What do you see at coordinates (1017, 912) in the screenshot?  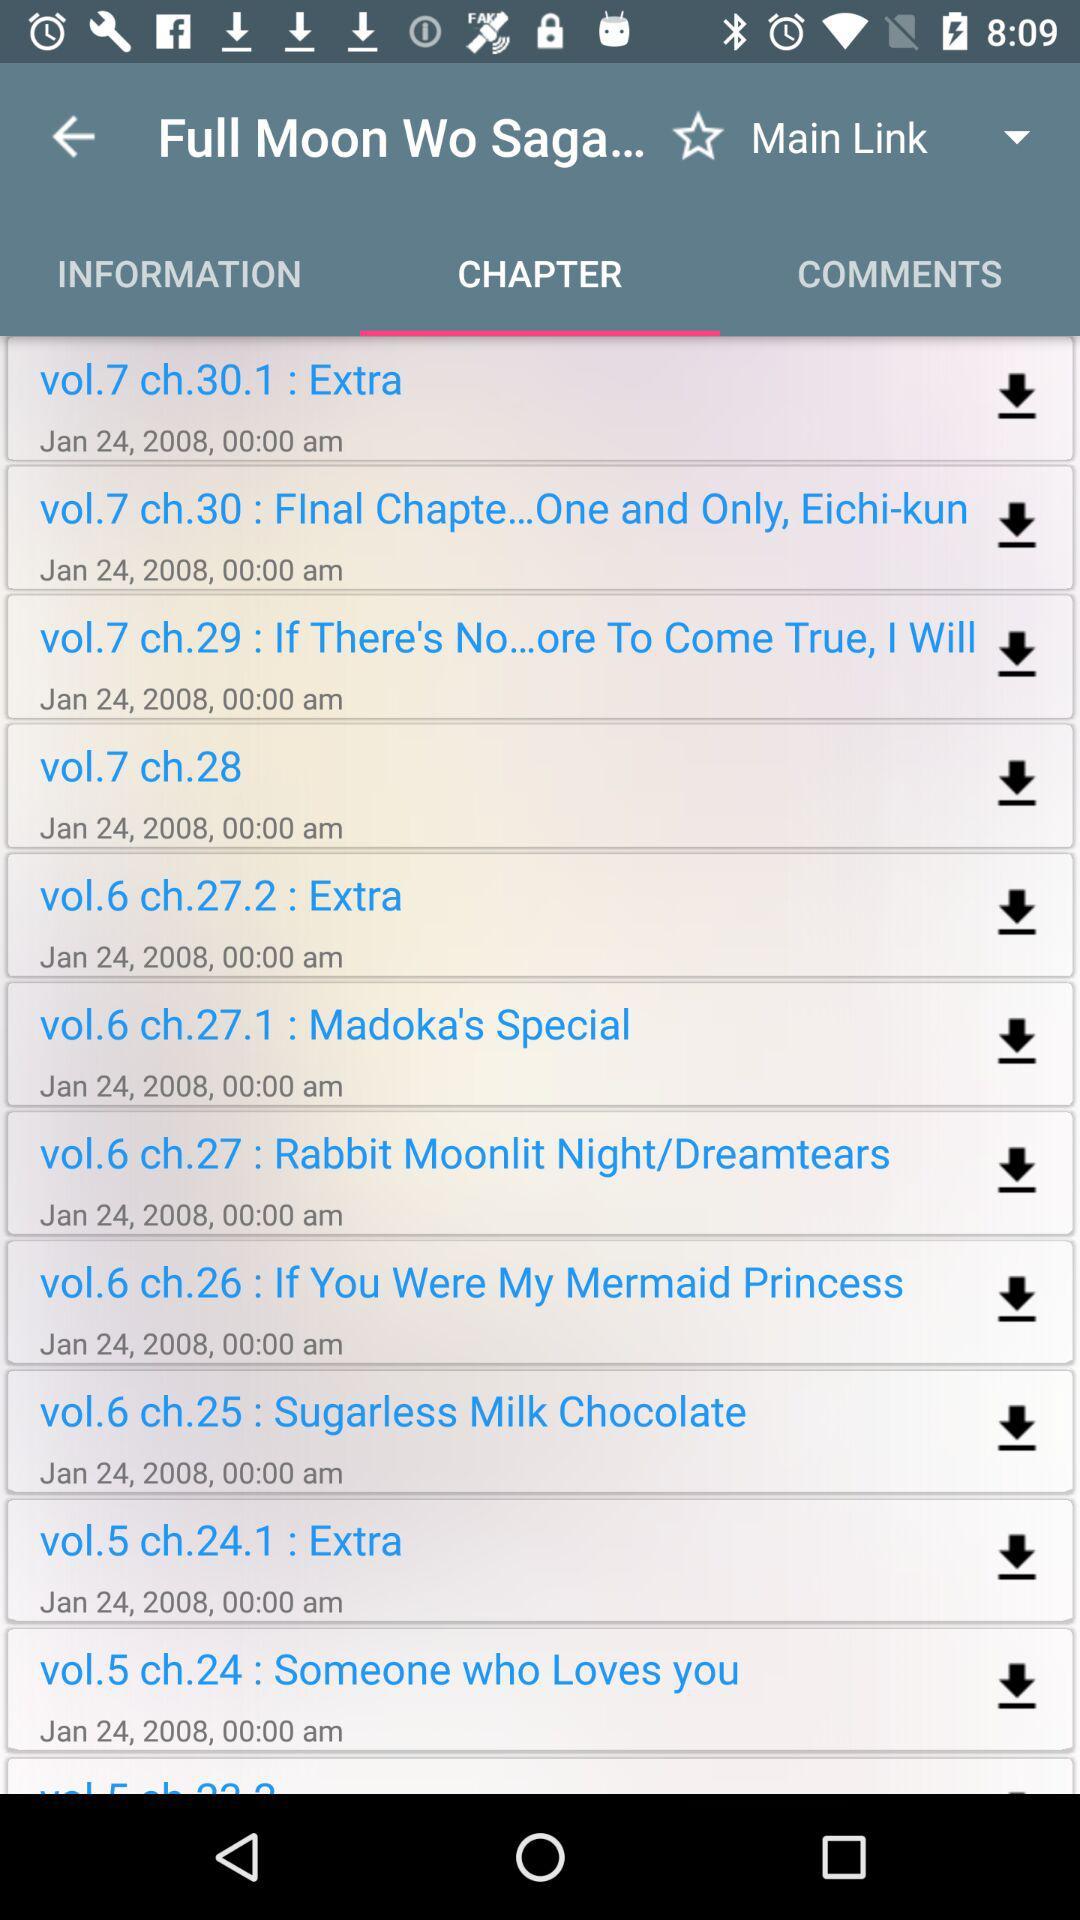 I see `baixar musica` at bounding box center [1017, 912].